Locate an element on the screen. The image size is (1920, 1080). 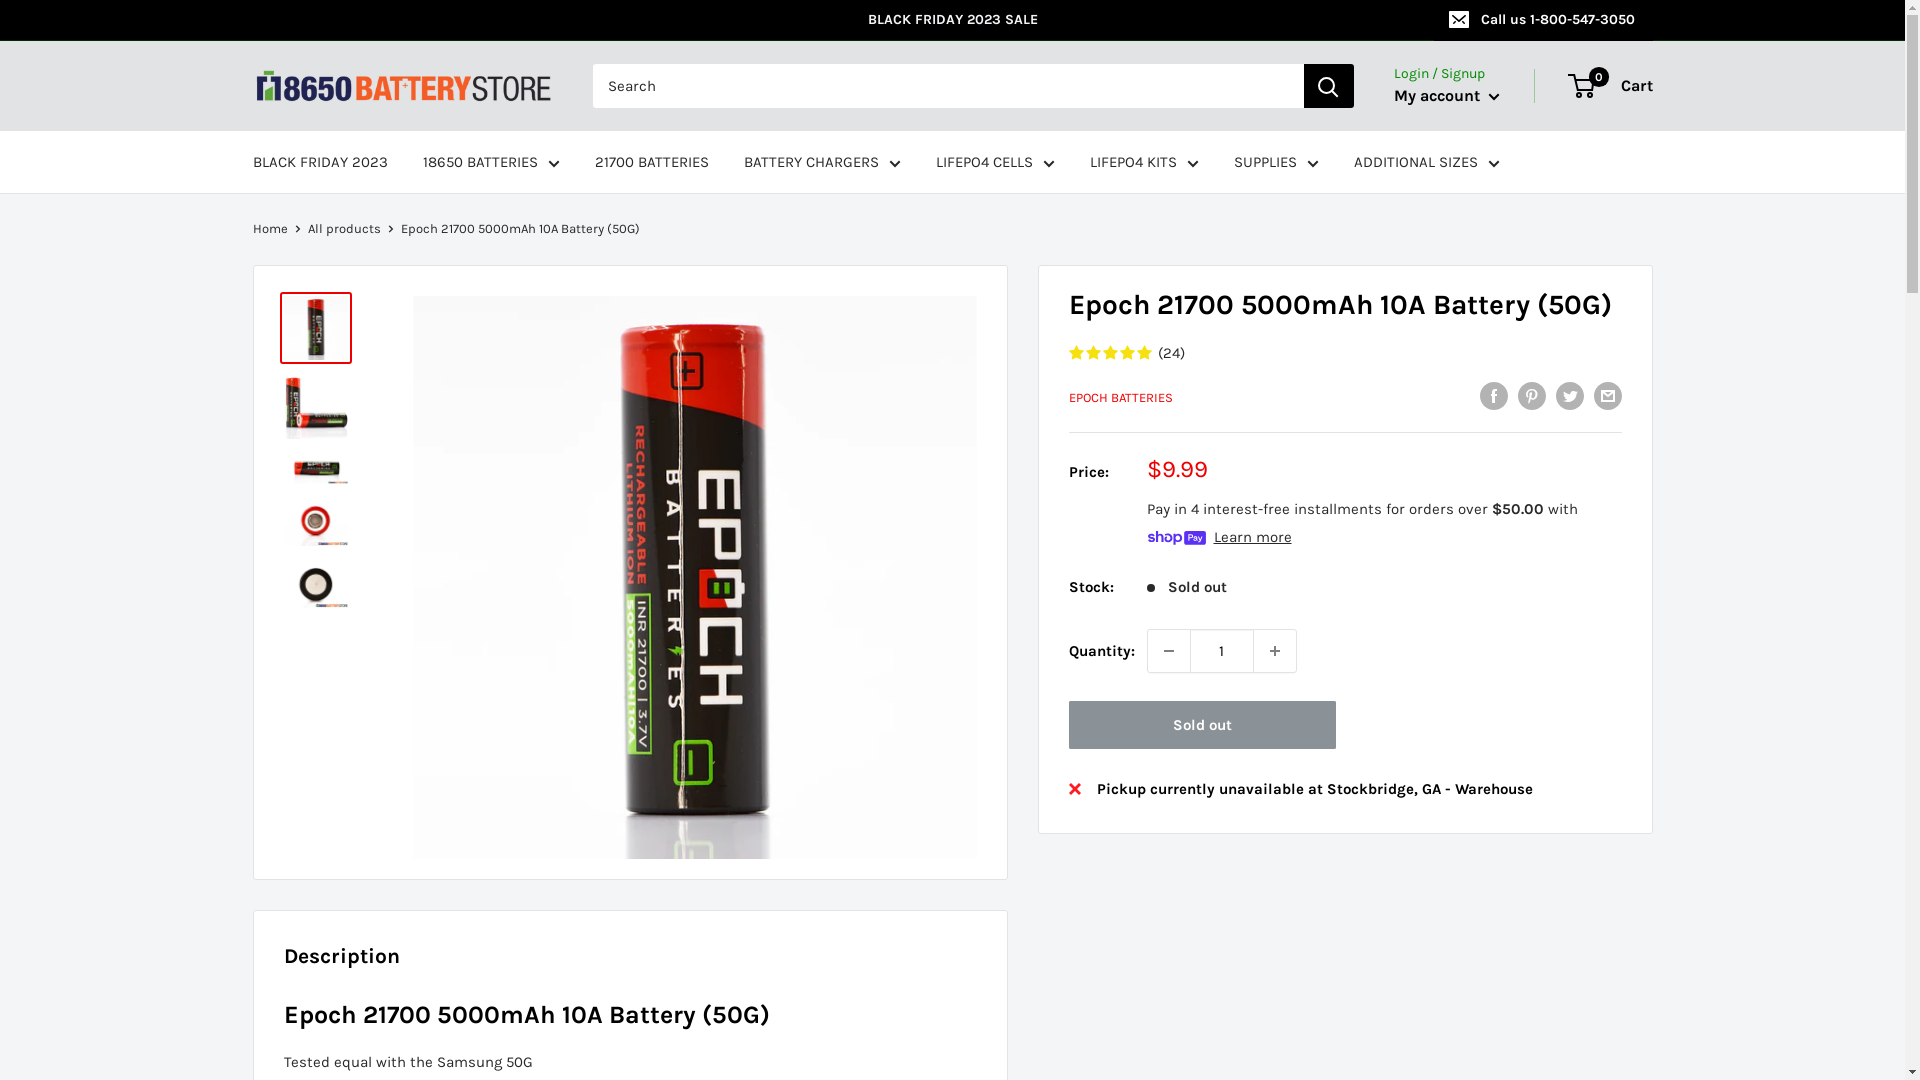
'ADDITIONAL SIZES' is located at coordinates (1425, 161).